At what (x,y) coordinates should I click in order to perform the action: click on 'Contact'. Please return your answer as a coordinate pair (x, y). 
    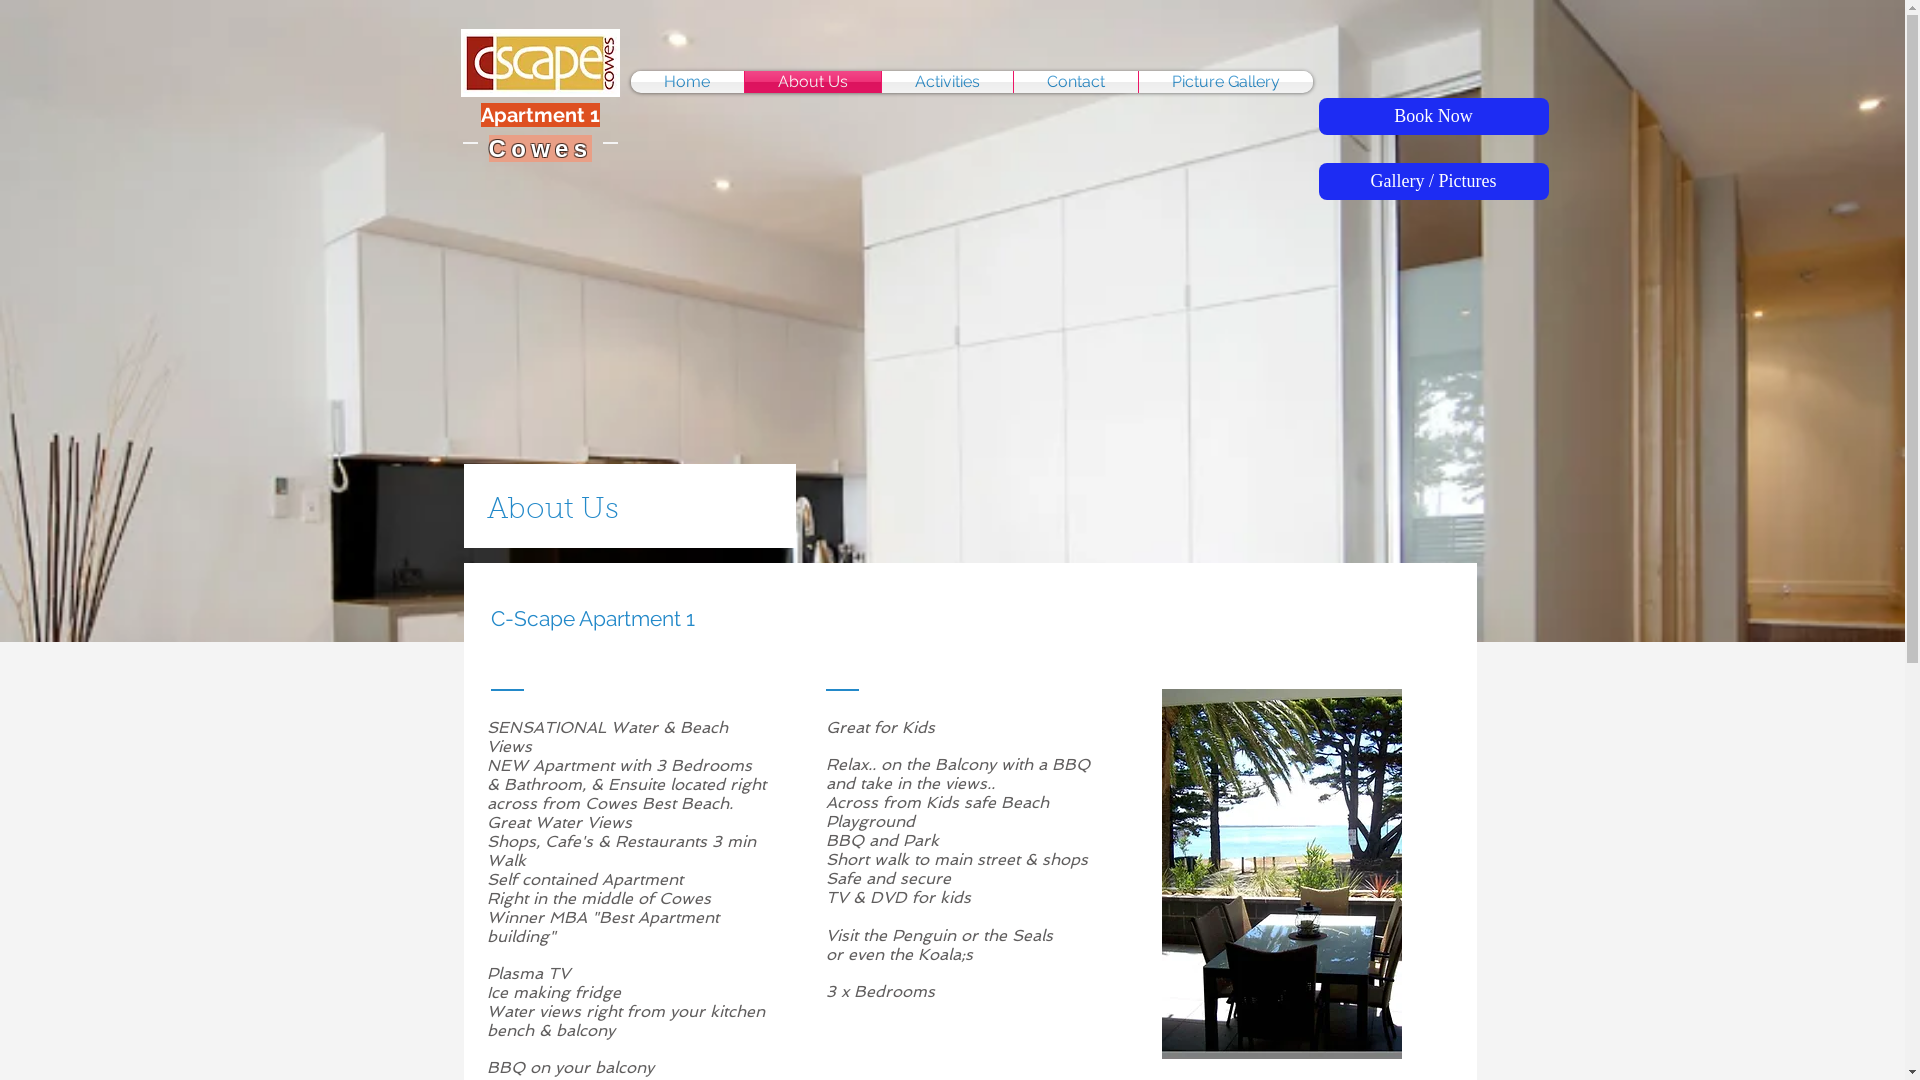
    Looking at the image, I should click on (1074, 80).